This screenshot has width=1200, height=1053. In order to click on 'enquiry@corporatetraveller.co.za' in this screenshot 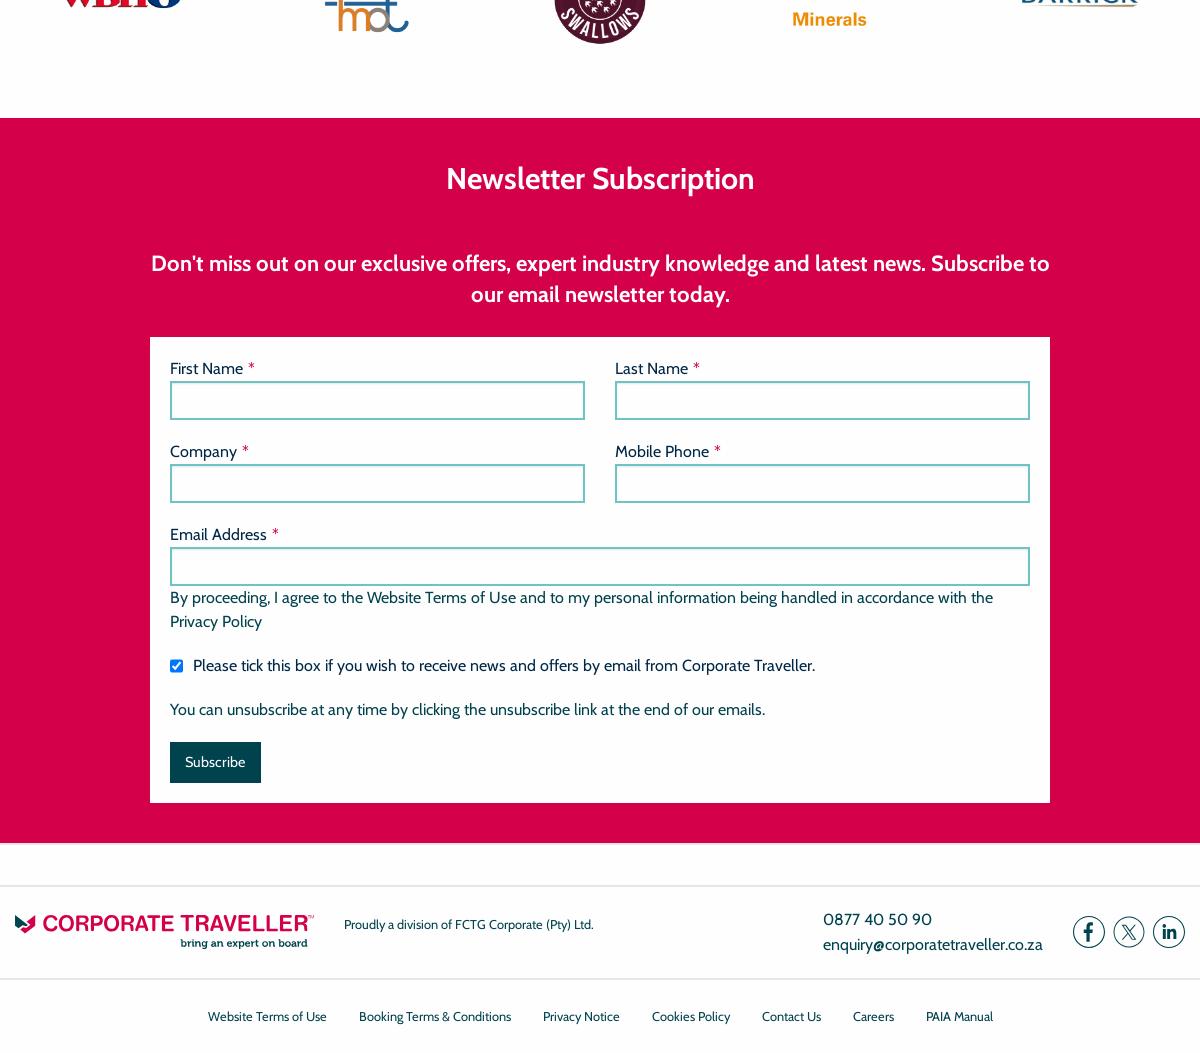, I will do `click(933, 943)`.